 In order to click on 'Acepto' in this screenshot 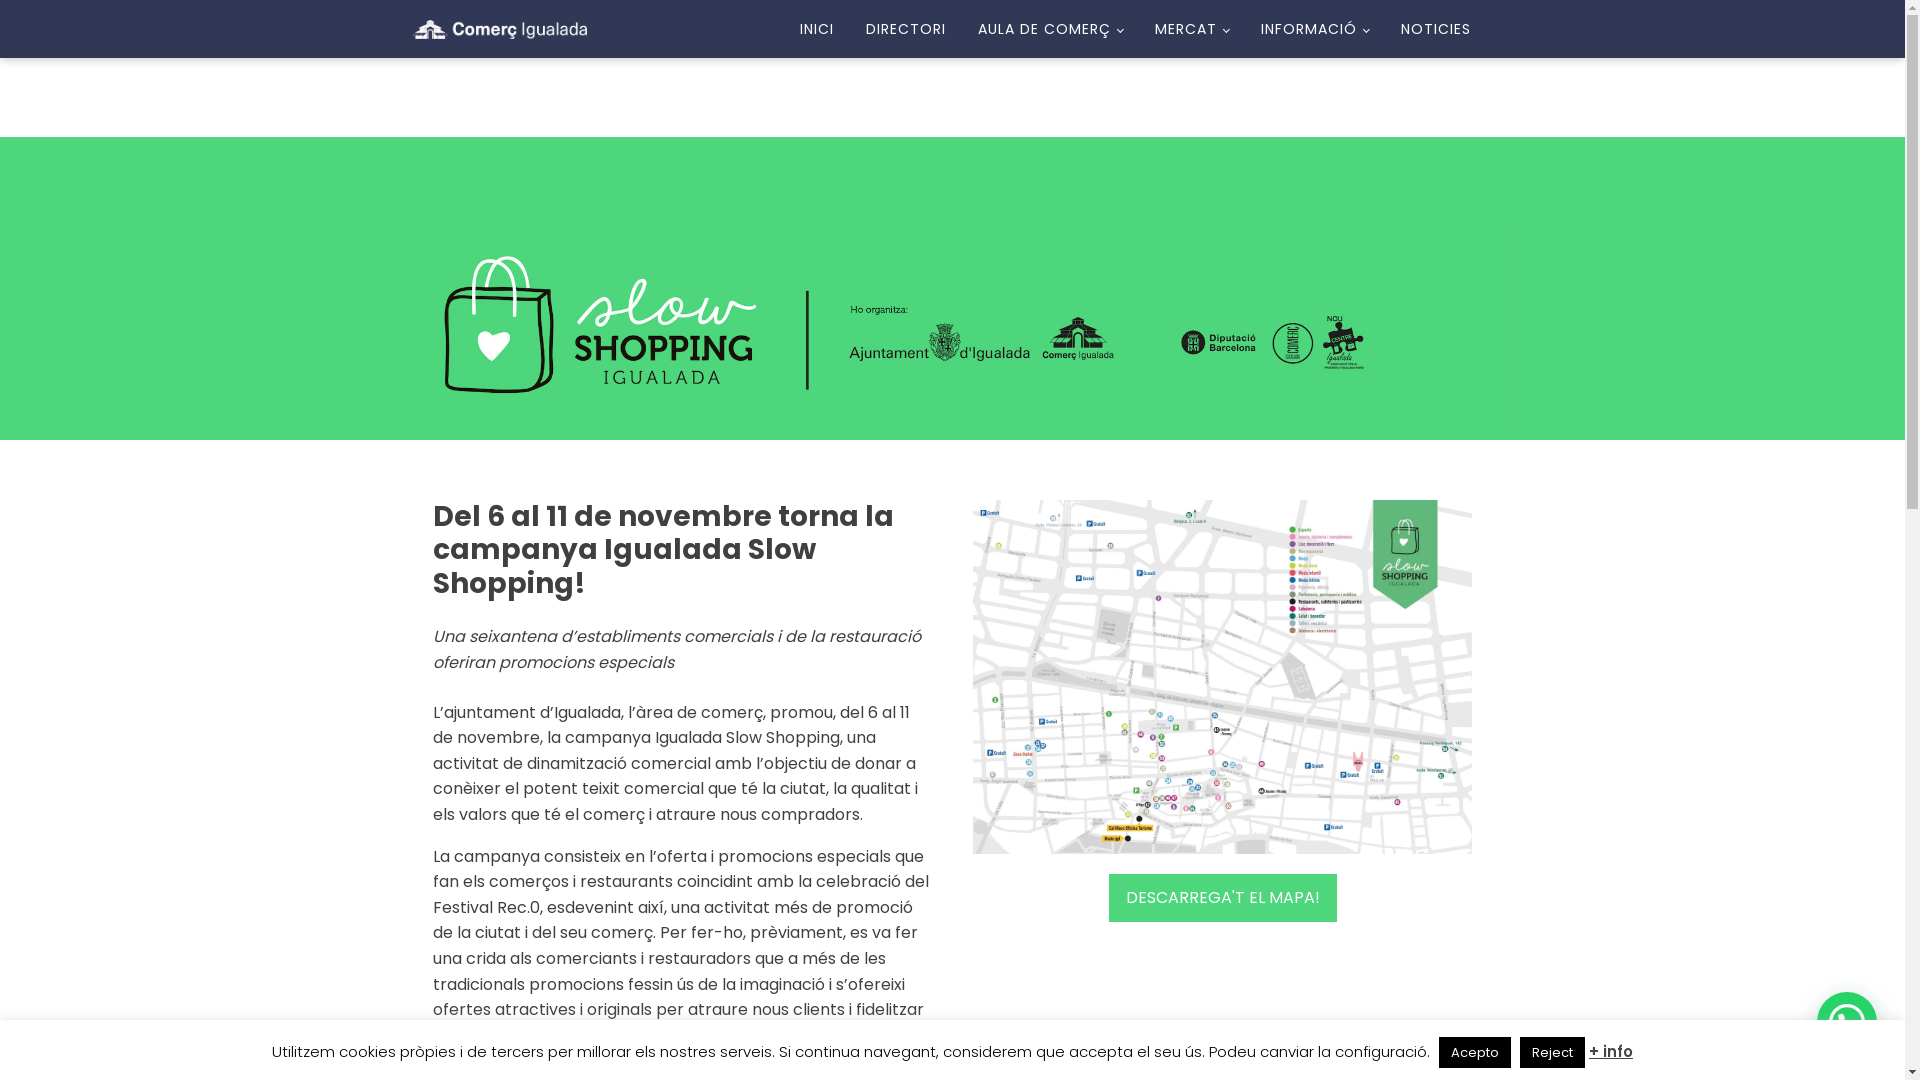, I will do `click(1474, 1051)`.